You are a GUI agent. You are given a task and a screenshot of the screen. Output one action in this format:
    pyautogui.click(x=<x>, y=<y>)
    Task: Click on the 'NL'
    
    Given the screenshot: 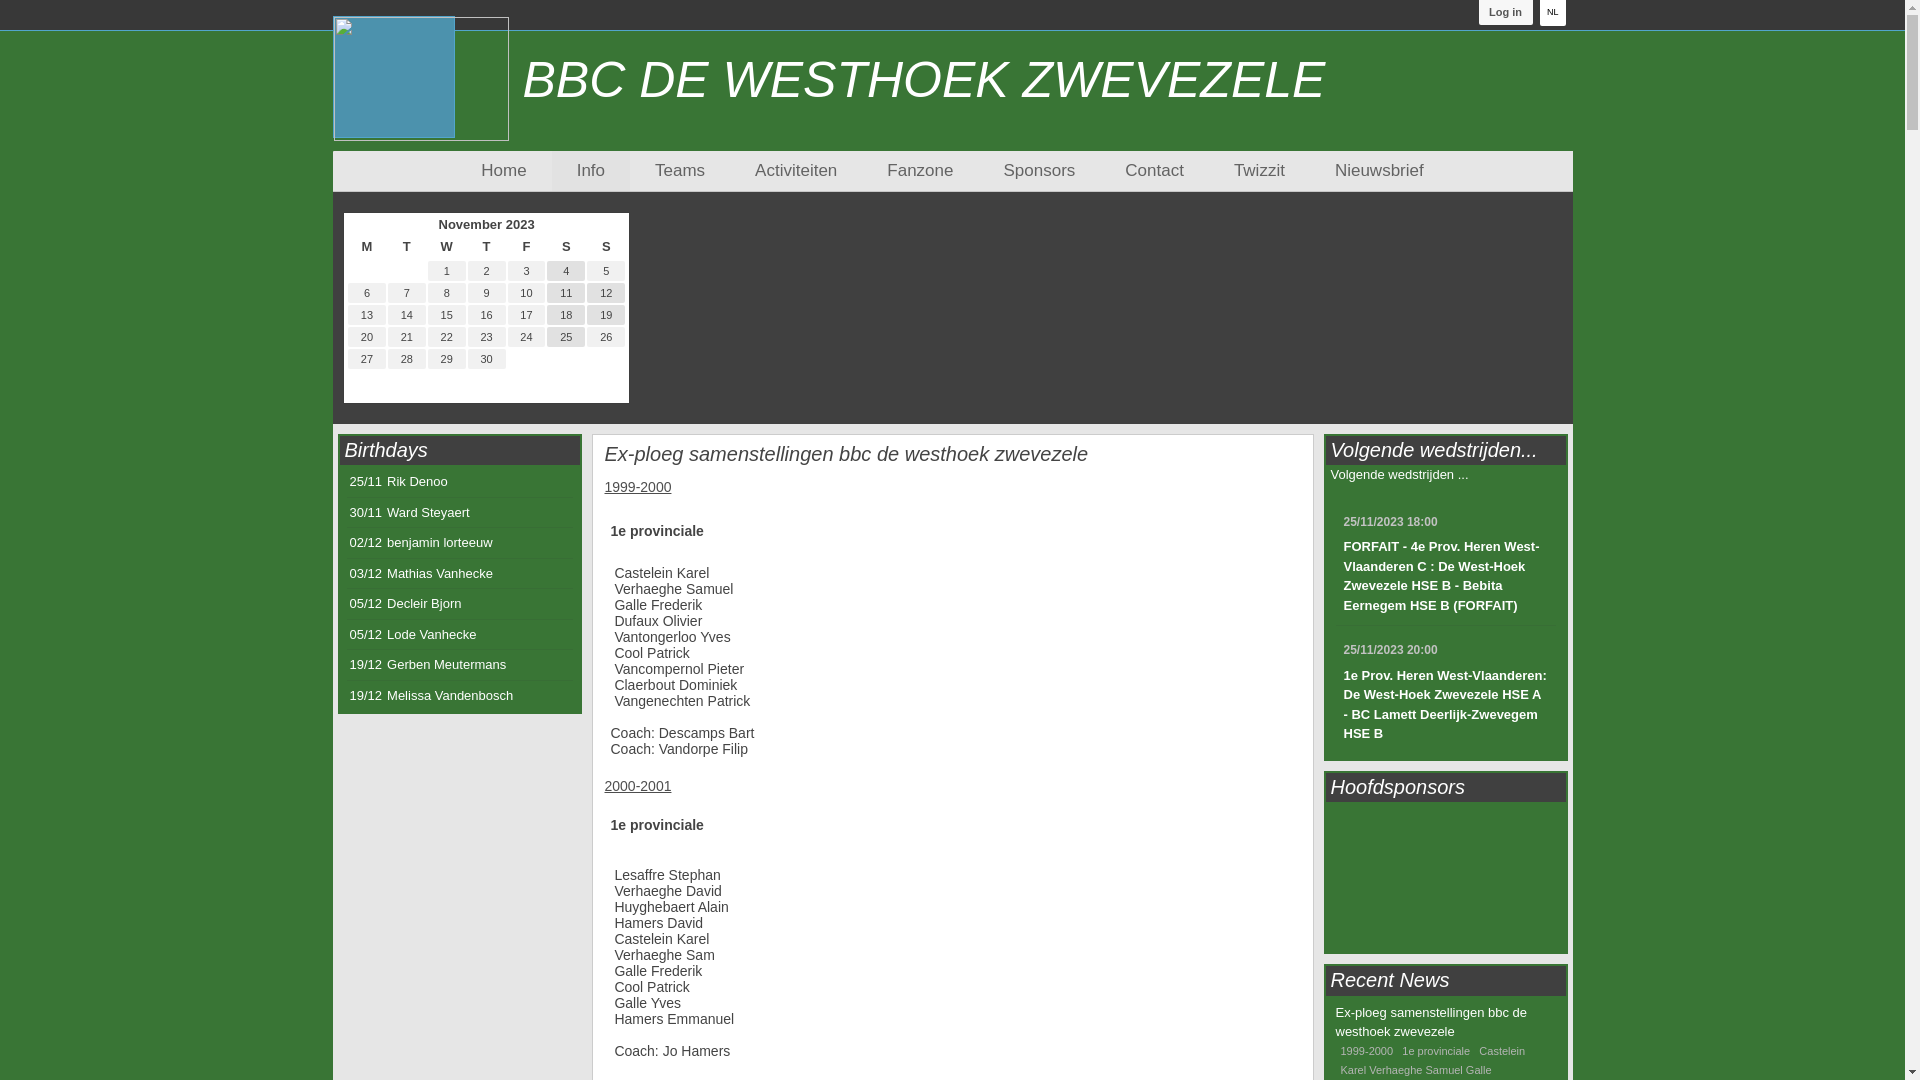 What is the action you would take?
    pyautogui.click(x=1552, y=12)
    